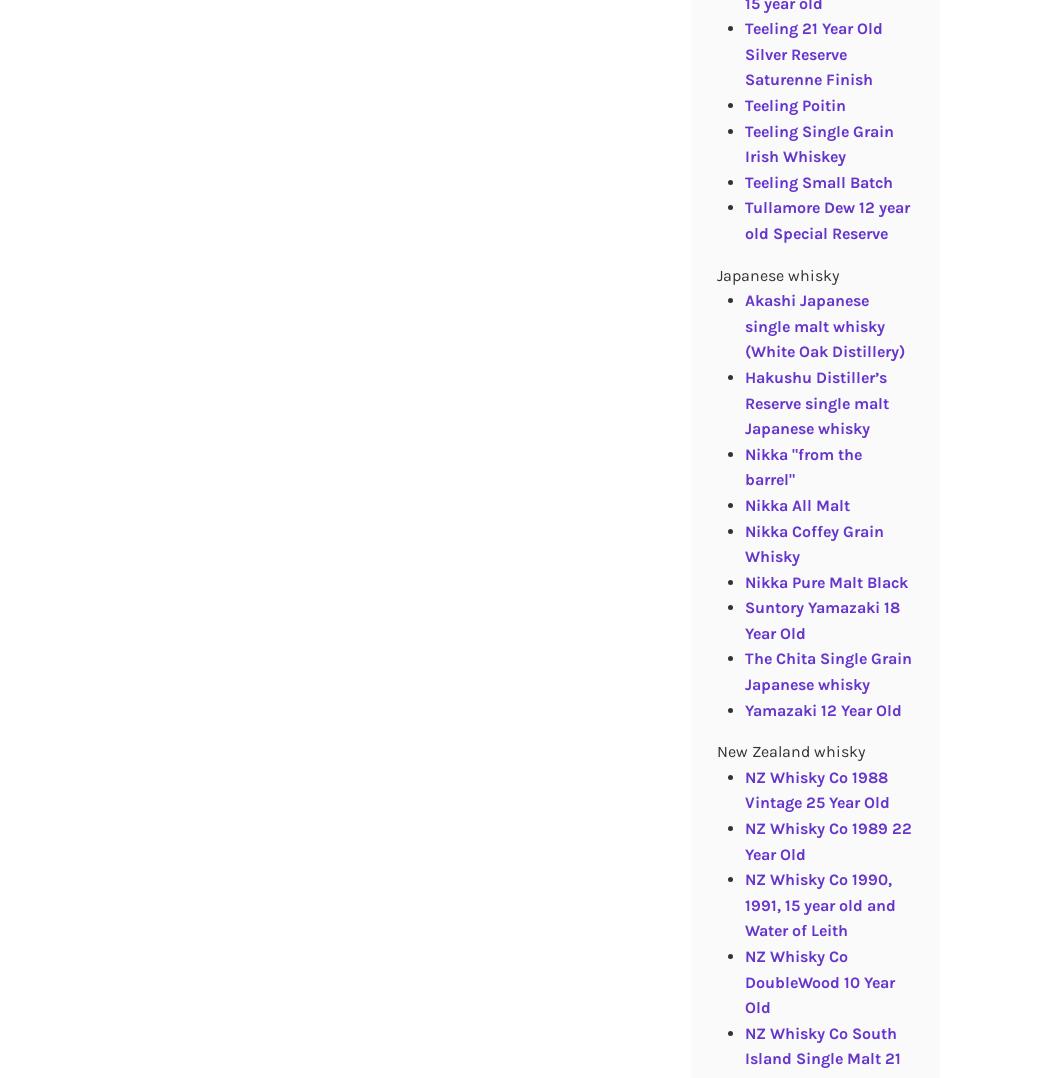 This screenshot has height=1078, width=1050. What do you see at coordinates (820, 618) in the screenshot?
I see `'Suntory Yamazaki 18 Year Old'` at bounding box center [820, 618].